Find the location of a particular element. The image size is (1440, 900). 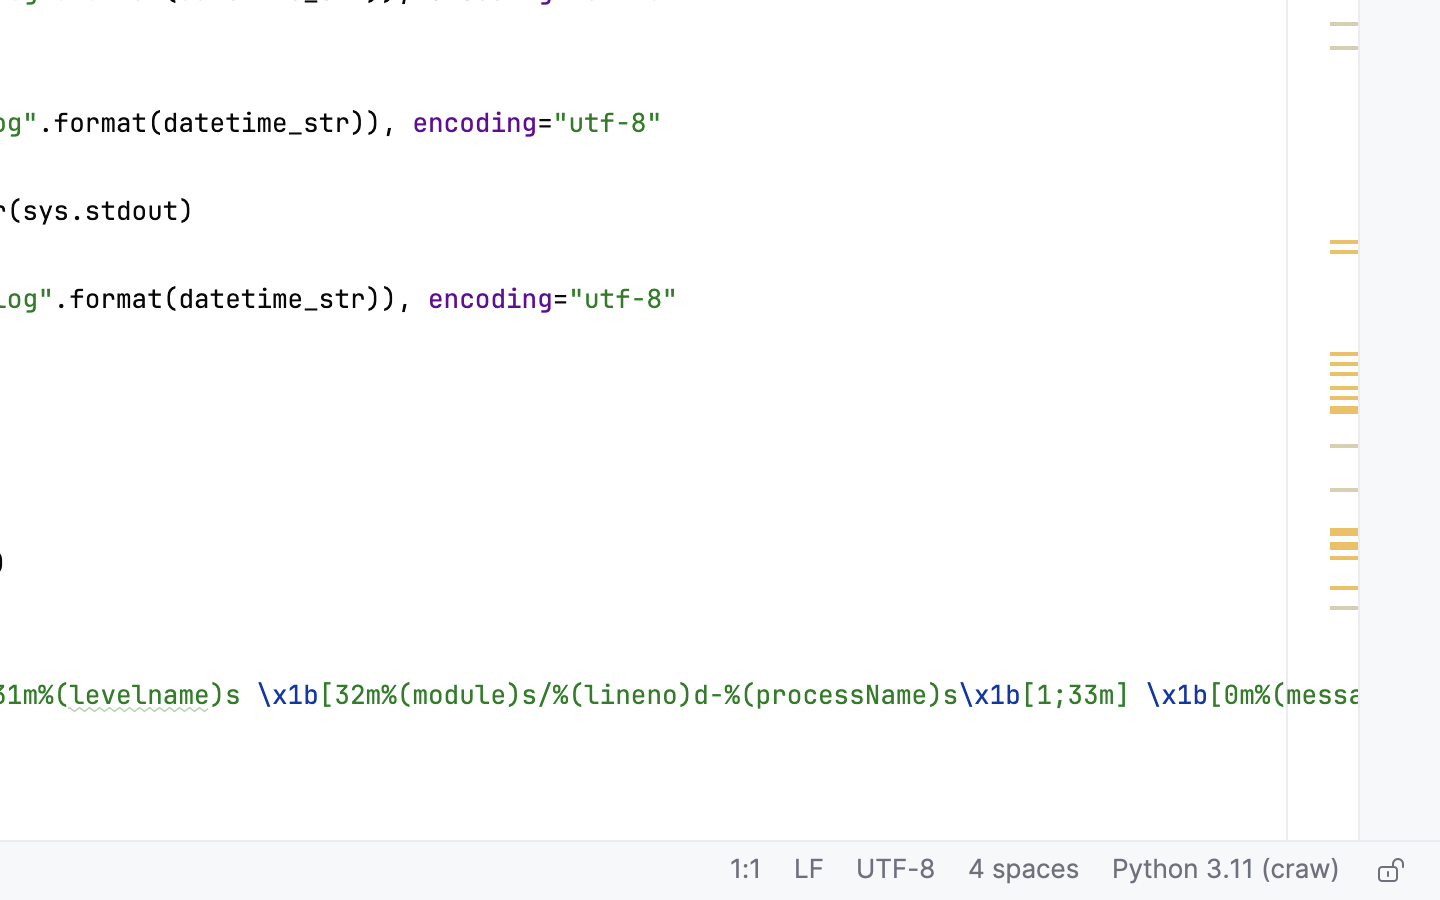

'UTF-8' is located at coordinates (894, 871).